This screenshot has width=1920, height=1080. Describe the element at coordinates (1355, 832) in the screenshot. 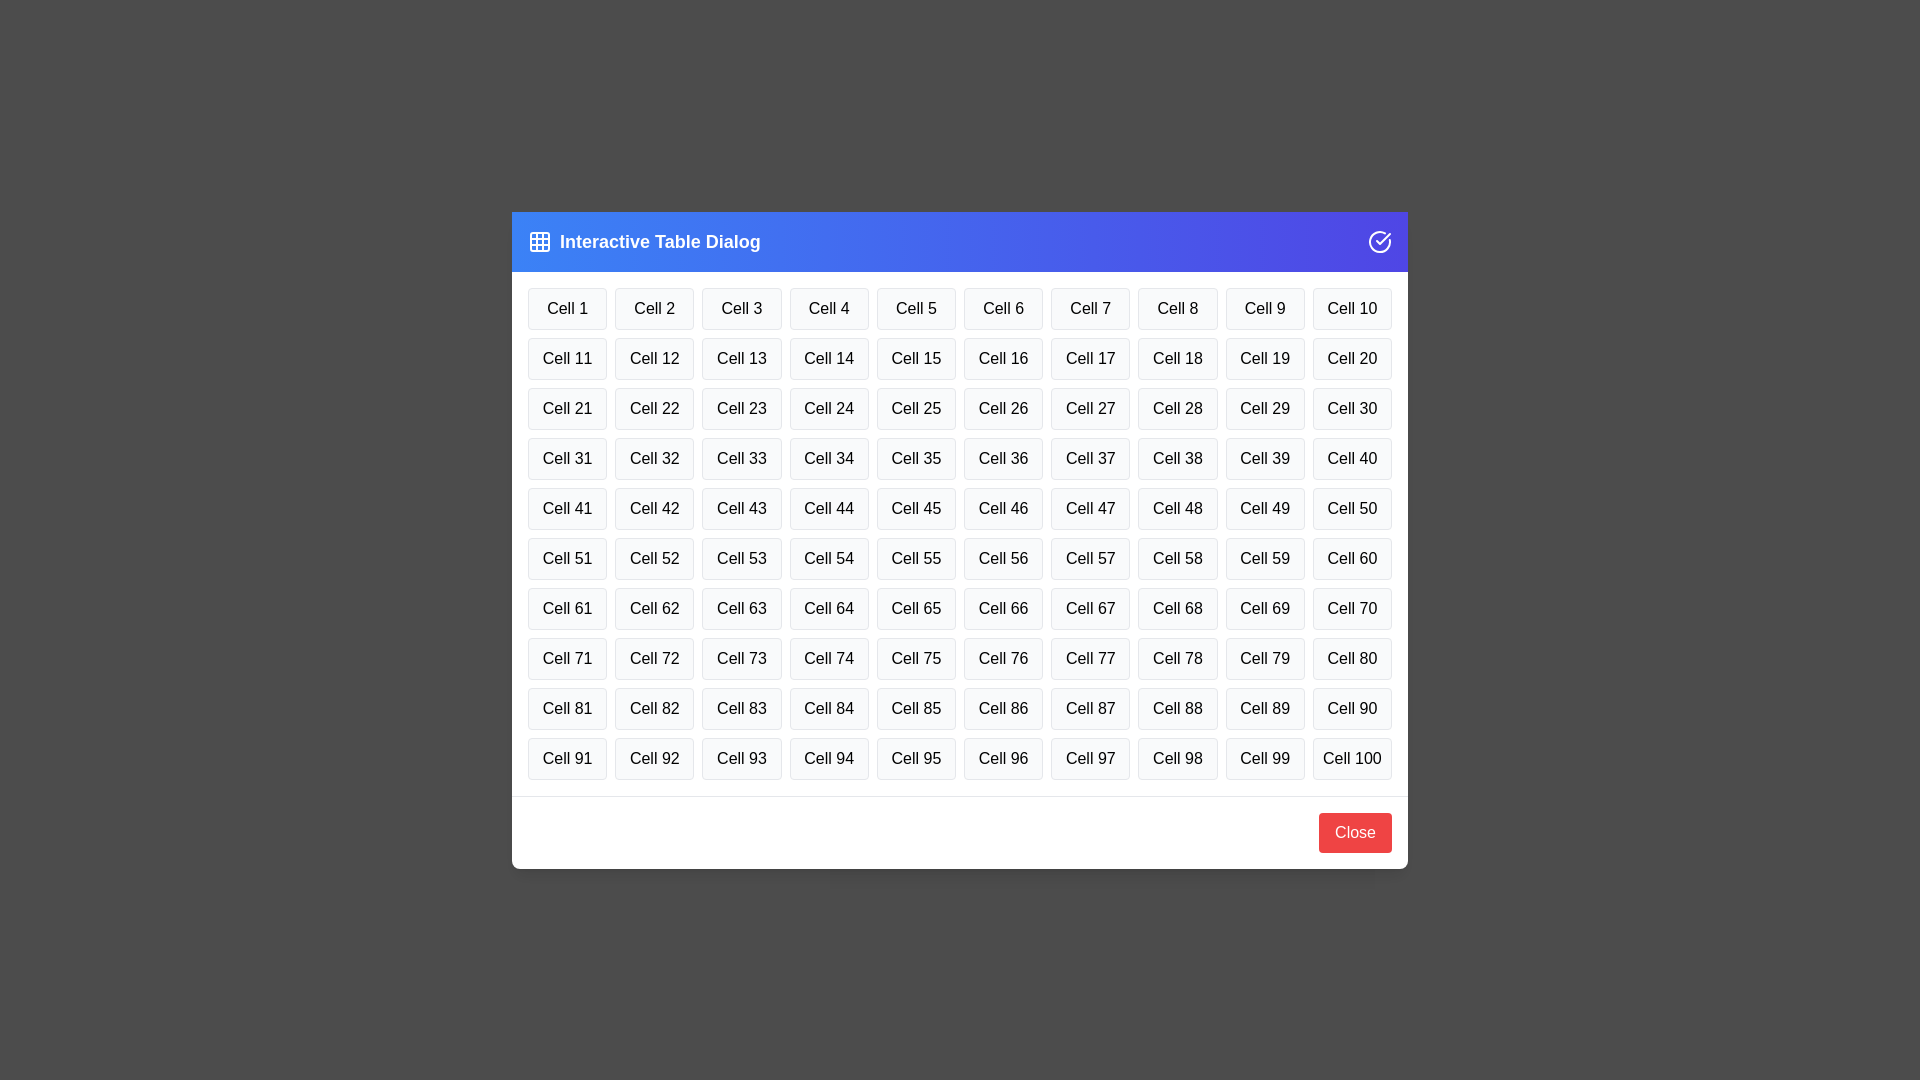

I see `the close button in the footer to close the dialog` at that location.